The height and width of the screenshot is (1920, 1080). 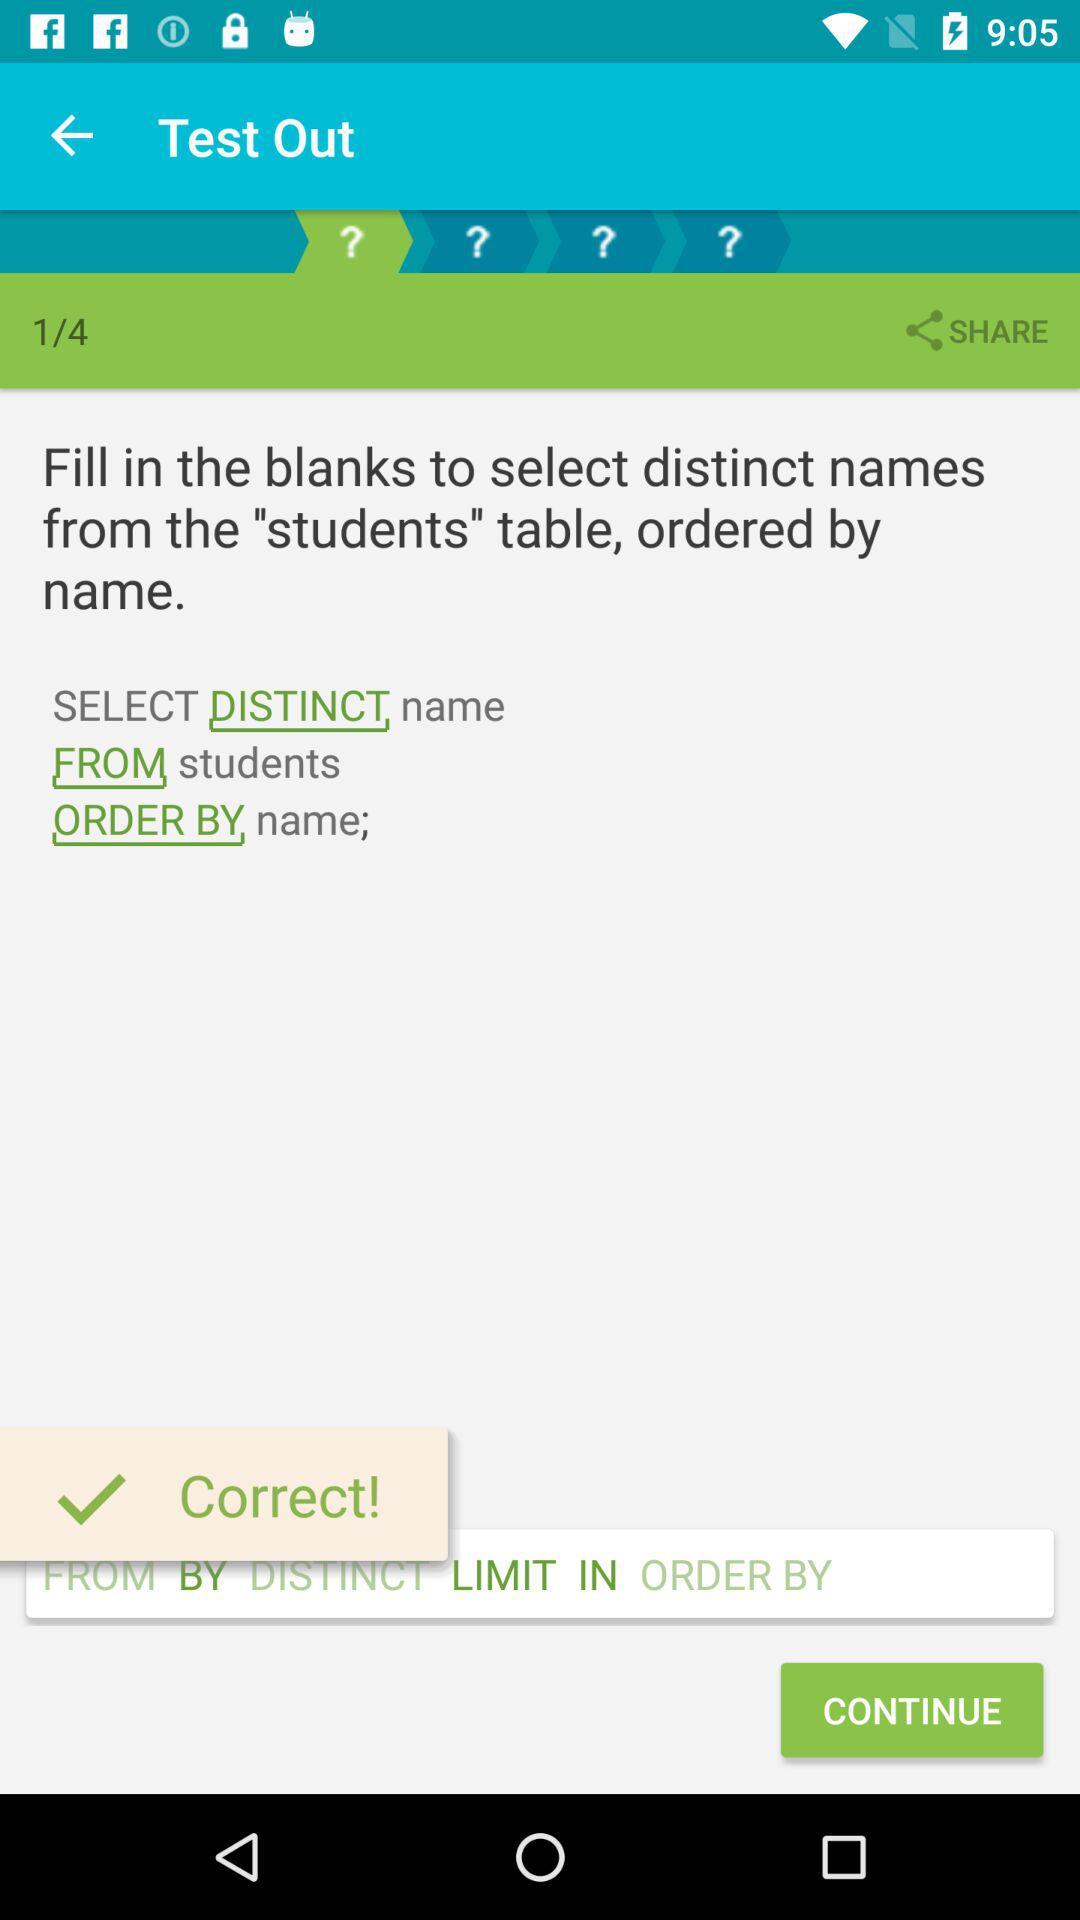 What do you see at coordinates (601, 240) in the screenshot?
I see `the help icon` at bounding box center [601, 240].